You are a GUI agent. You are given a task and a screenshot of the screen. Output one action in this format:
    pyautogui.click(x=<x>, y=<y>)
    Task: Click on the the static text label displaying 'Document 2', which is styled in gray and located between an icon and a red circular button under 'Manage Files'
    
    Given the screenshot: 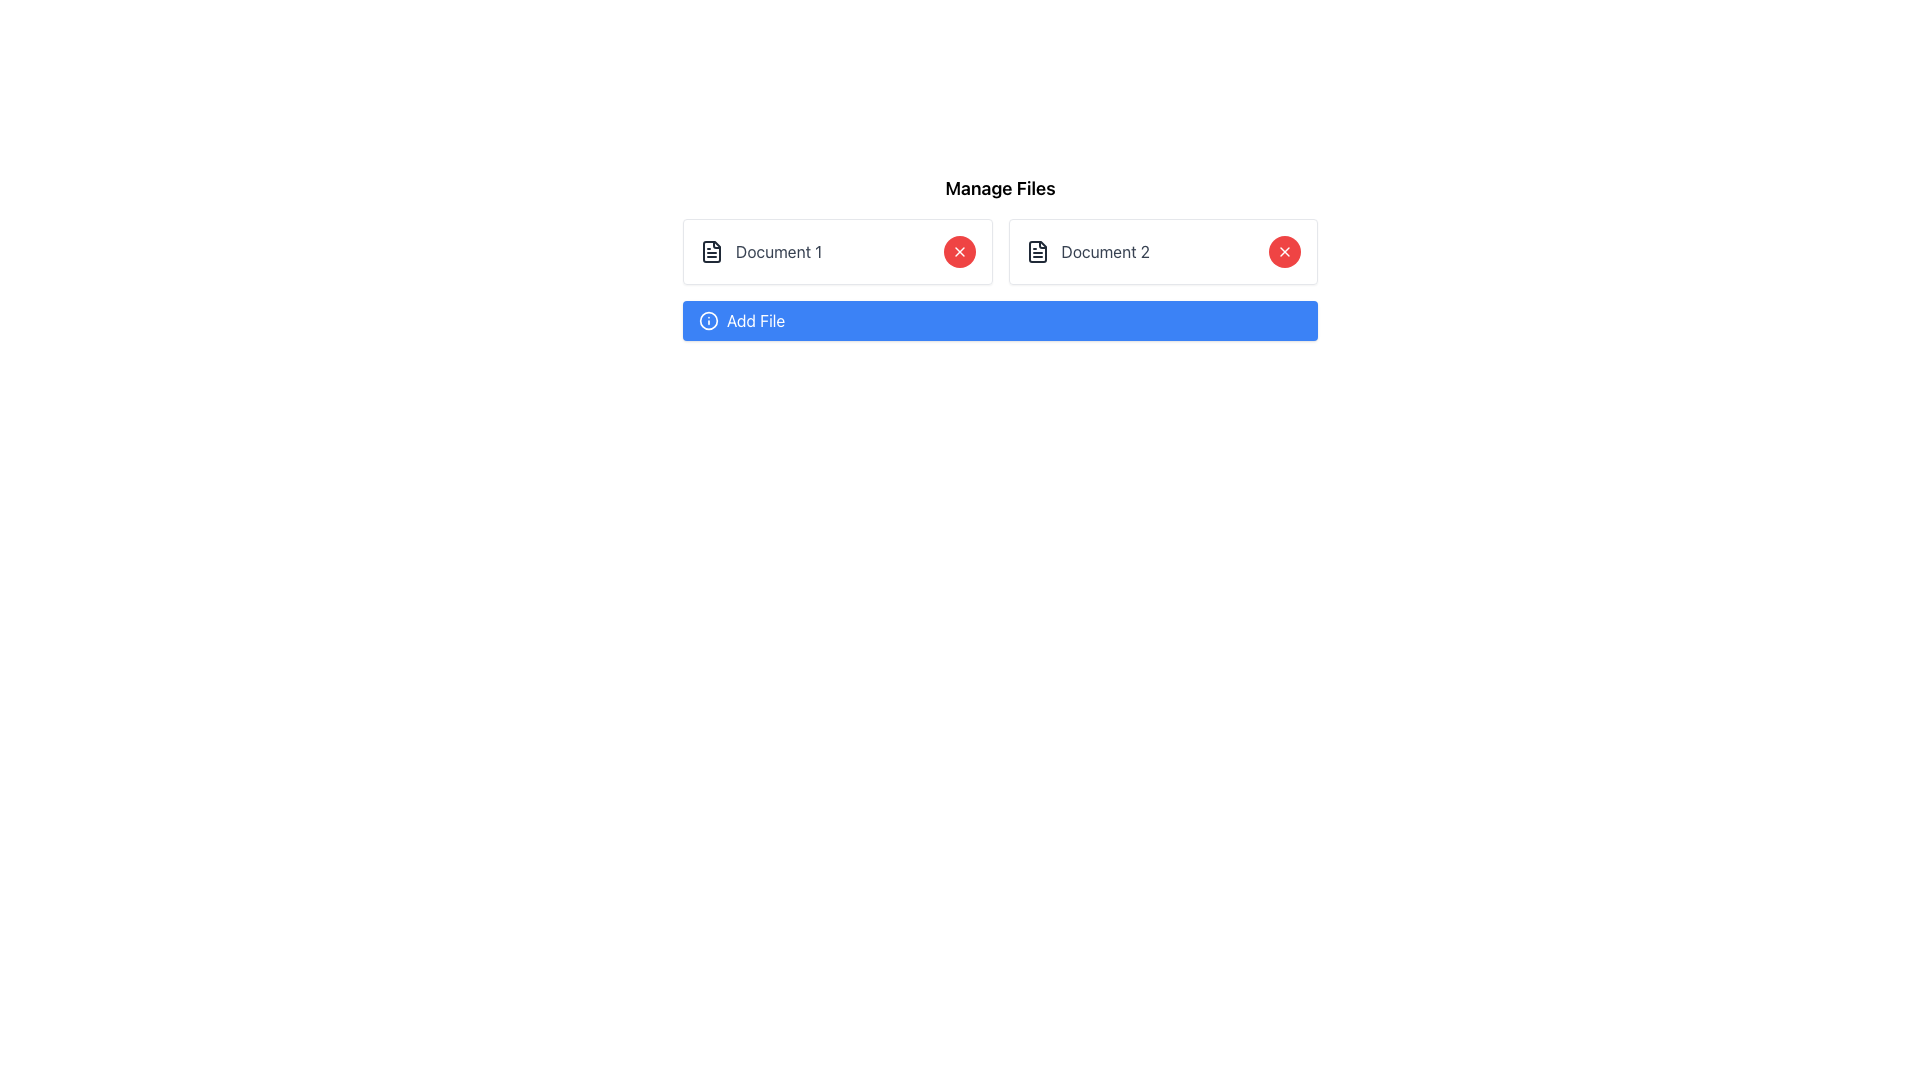 What is the action you would take?
    pyautogui.click(x=1104, y=250)
    